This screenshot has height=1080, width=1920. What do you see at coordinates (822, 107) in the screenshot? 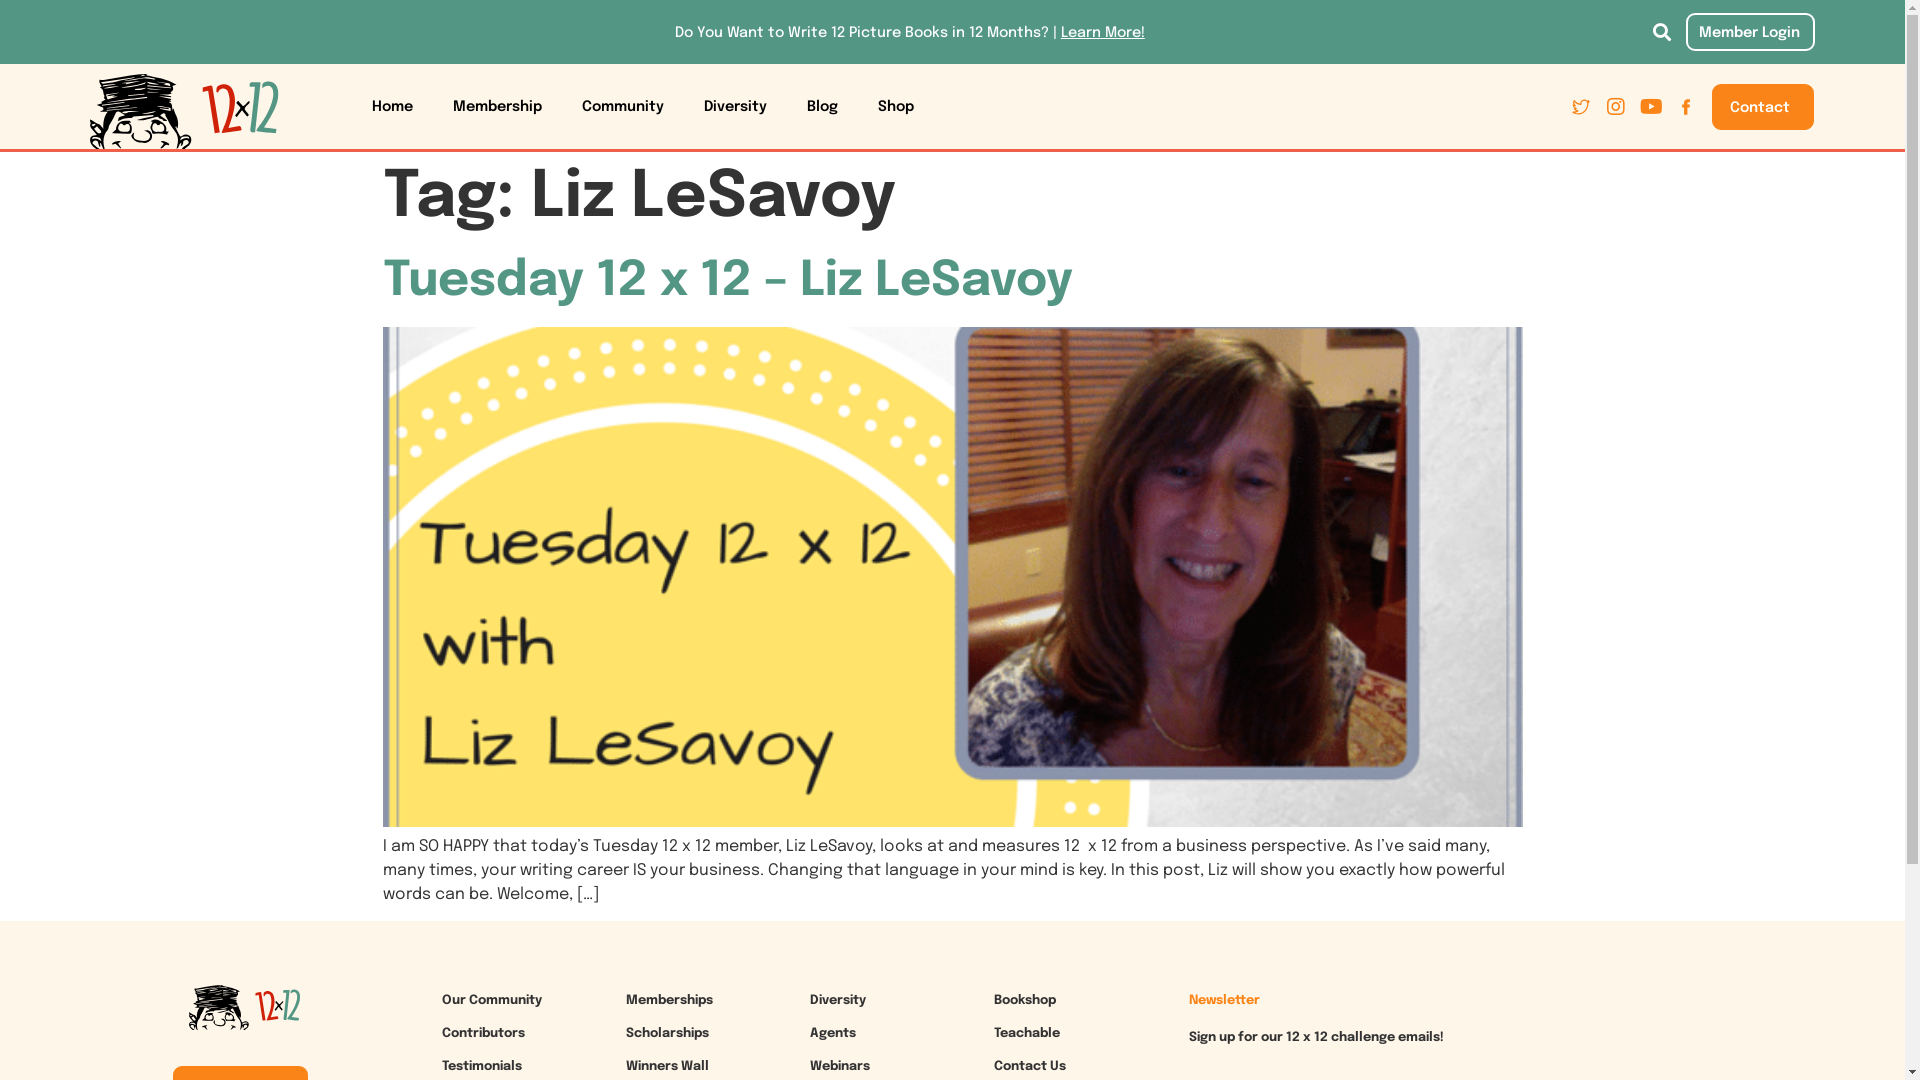
I see `'Blog'` at bounding box center [822, 107].